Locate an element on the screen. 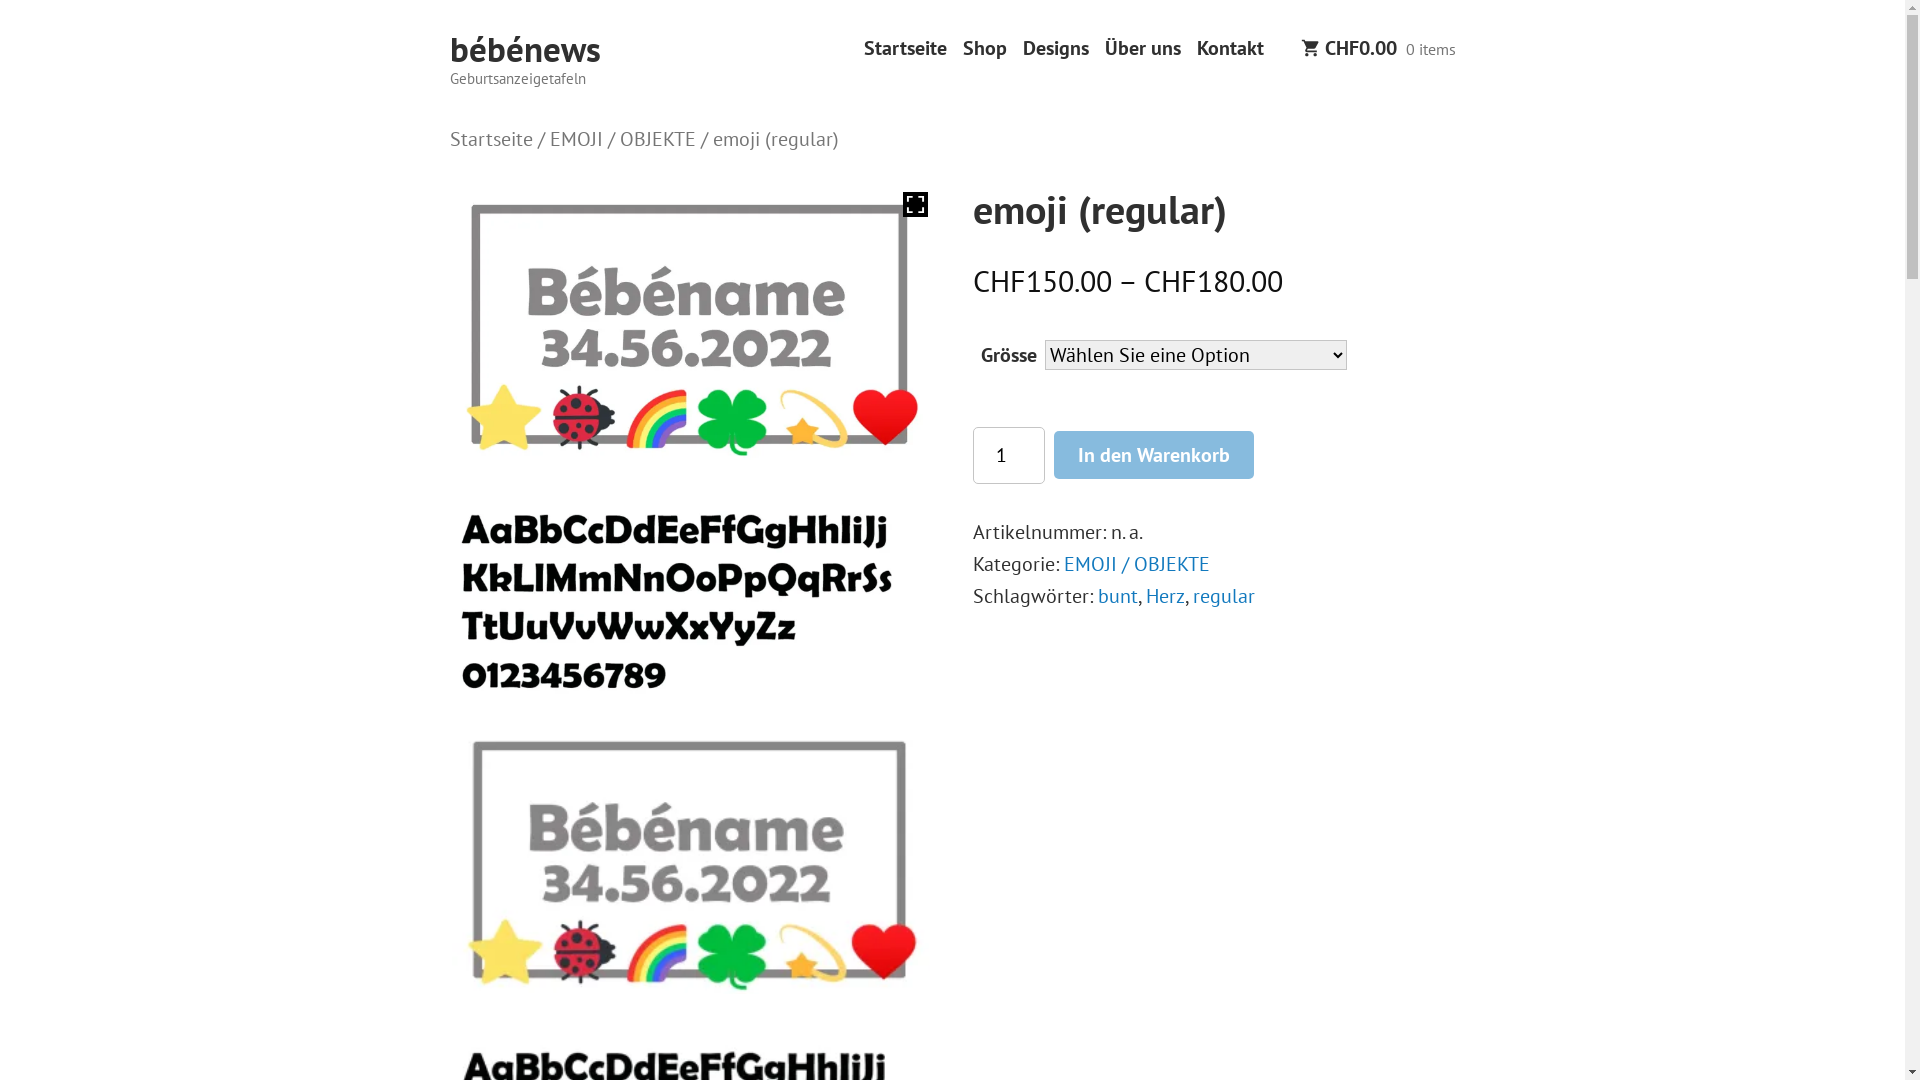 The height and width of the screenshot is (1080, 1920). 'emoji (regular)_800x800' is located at coordinates (691, 858).